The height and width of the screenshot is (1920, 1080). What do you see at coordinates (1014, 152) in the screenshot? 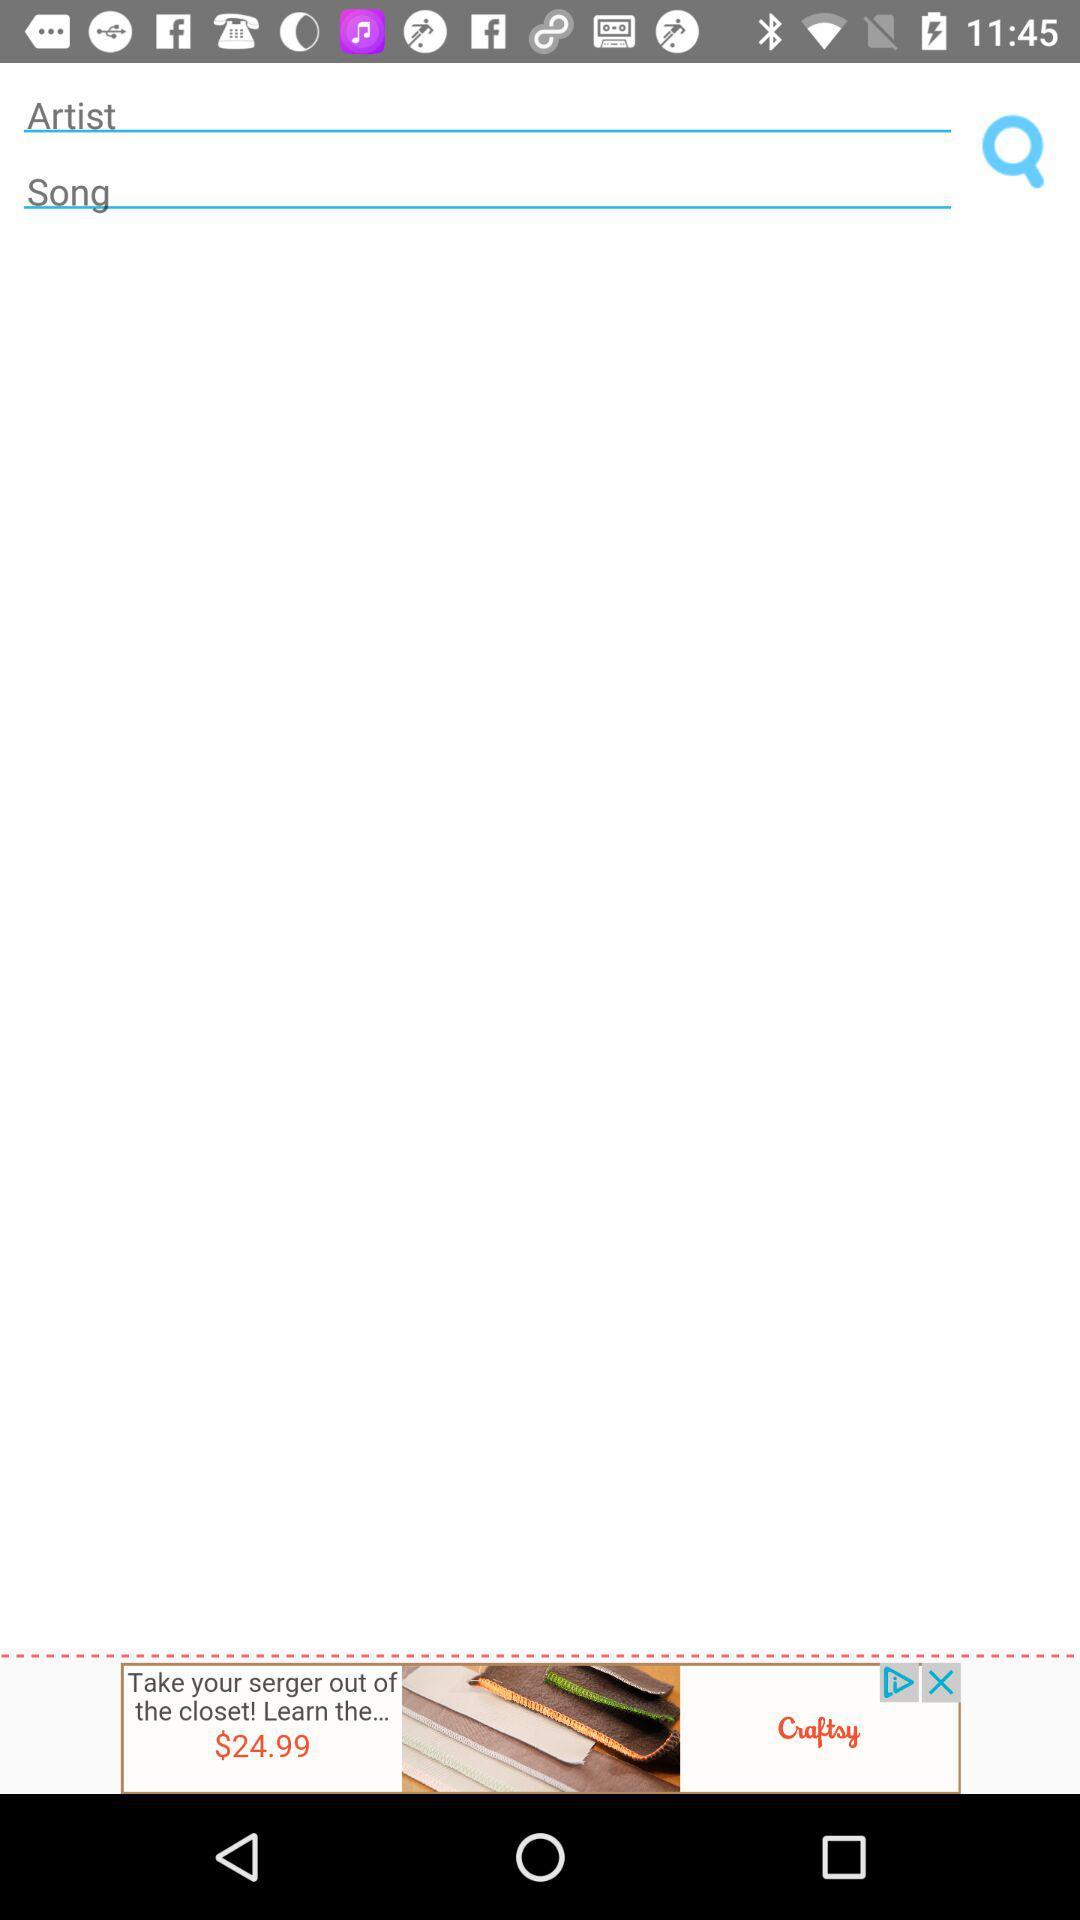
I see `the search icon` at bounding box center [1014, 152].